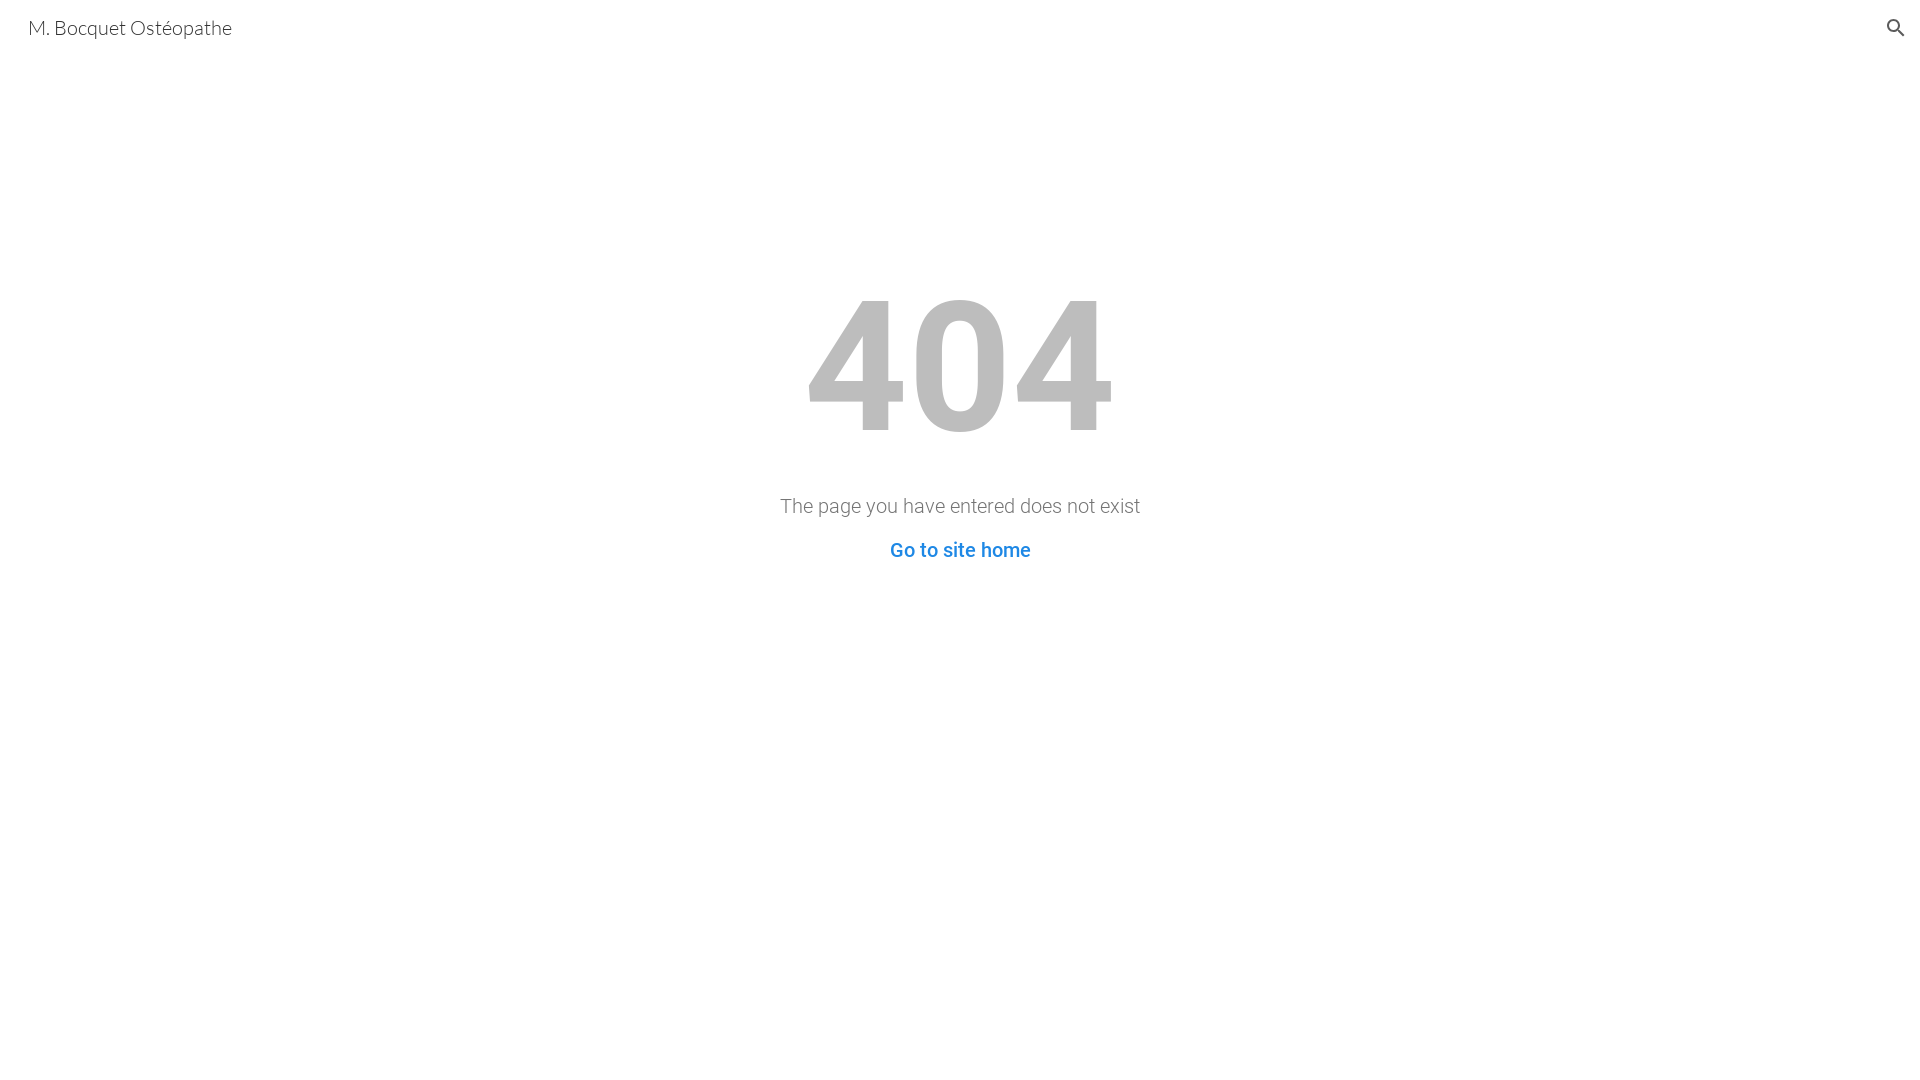 Image resolution: width=1920 pixels, height=1080 pixels. I want to click on 'Go to site home', so click(960, 550).